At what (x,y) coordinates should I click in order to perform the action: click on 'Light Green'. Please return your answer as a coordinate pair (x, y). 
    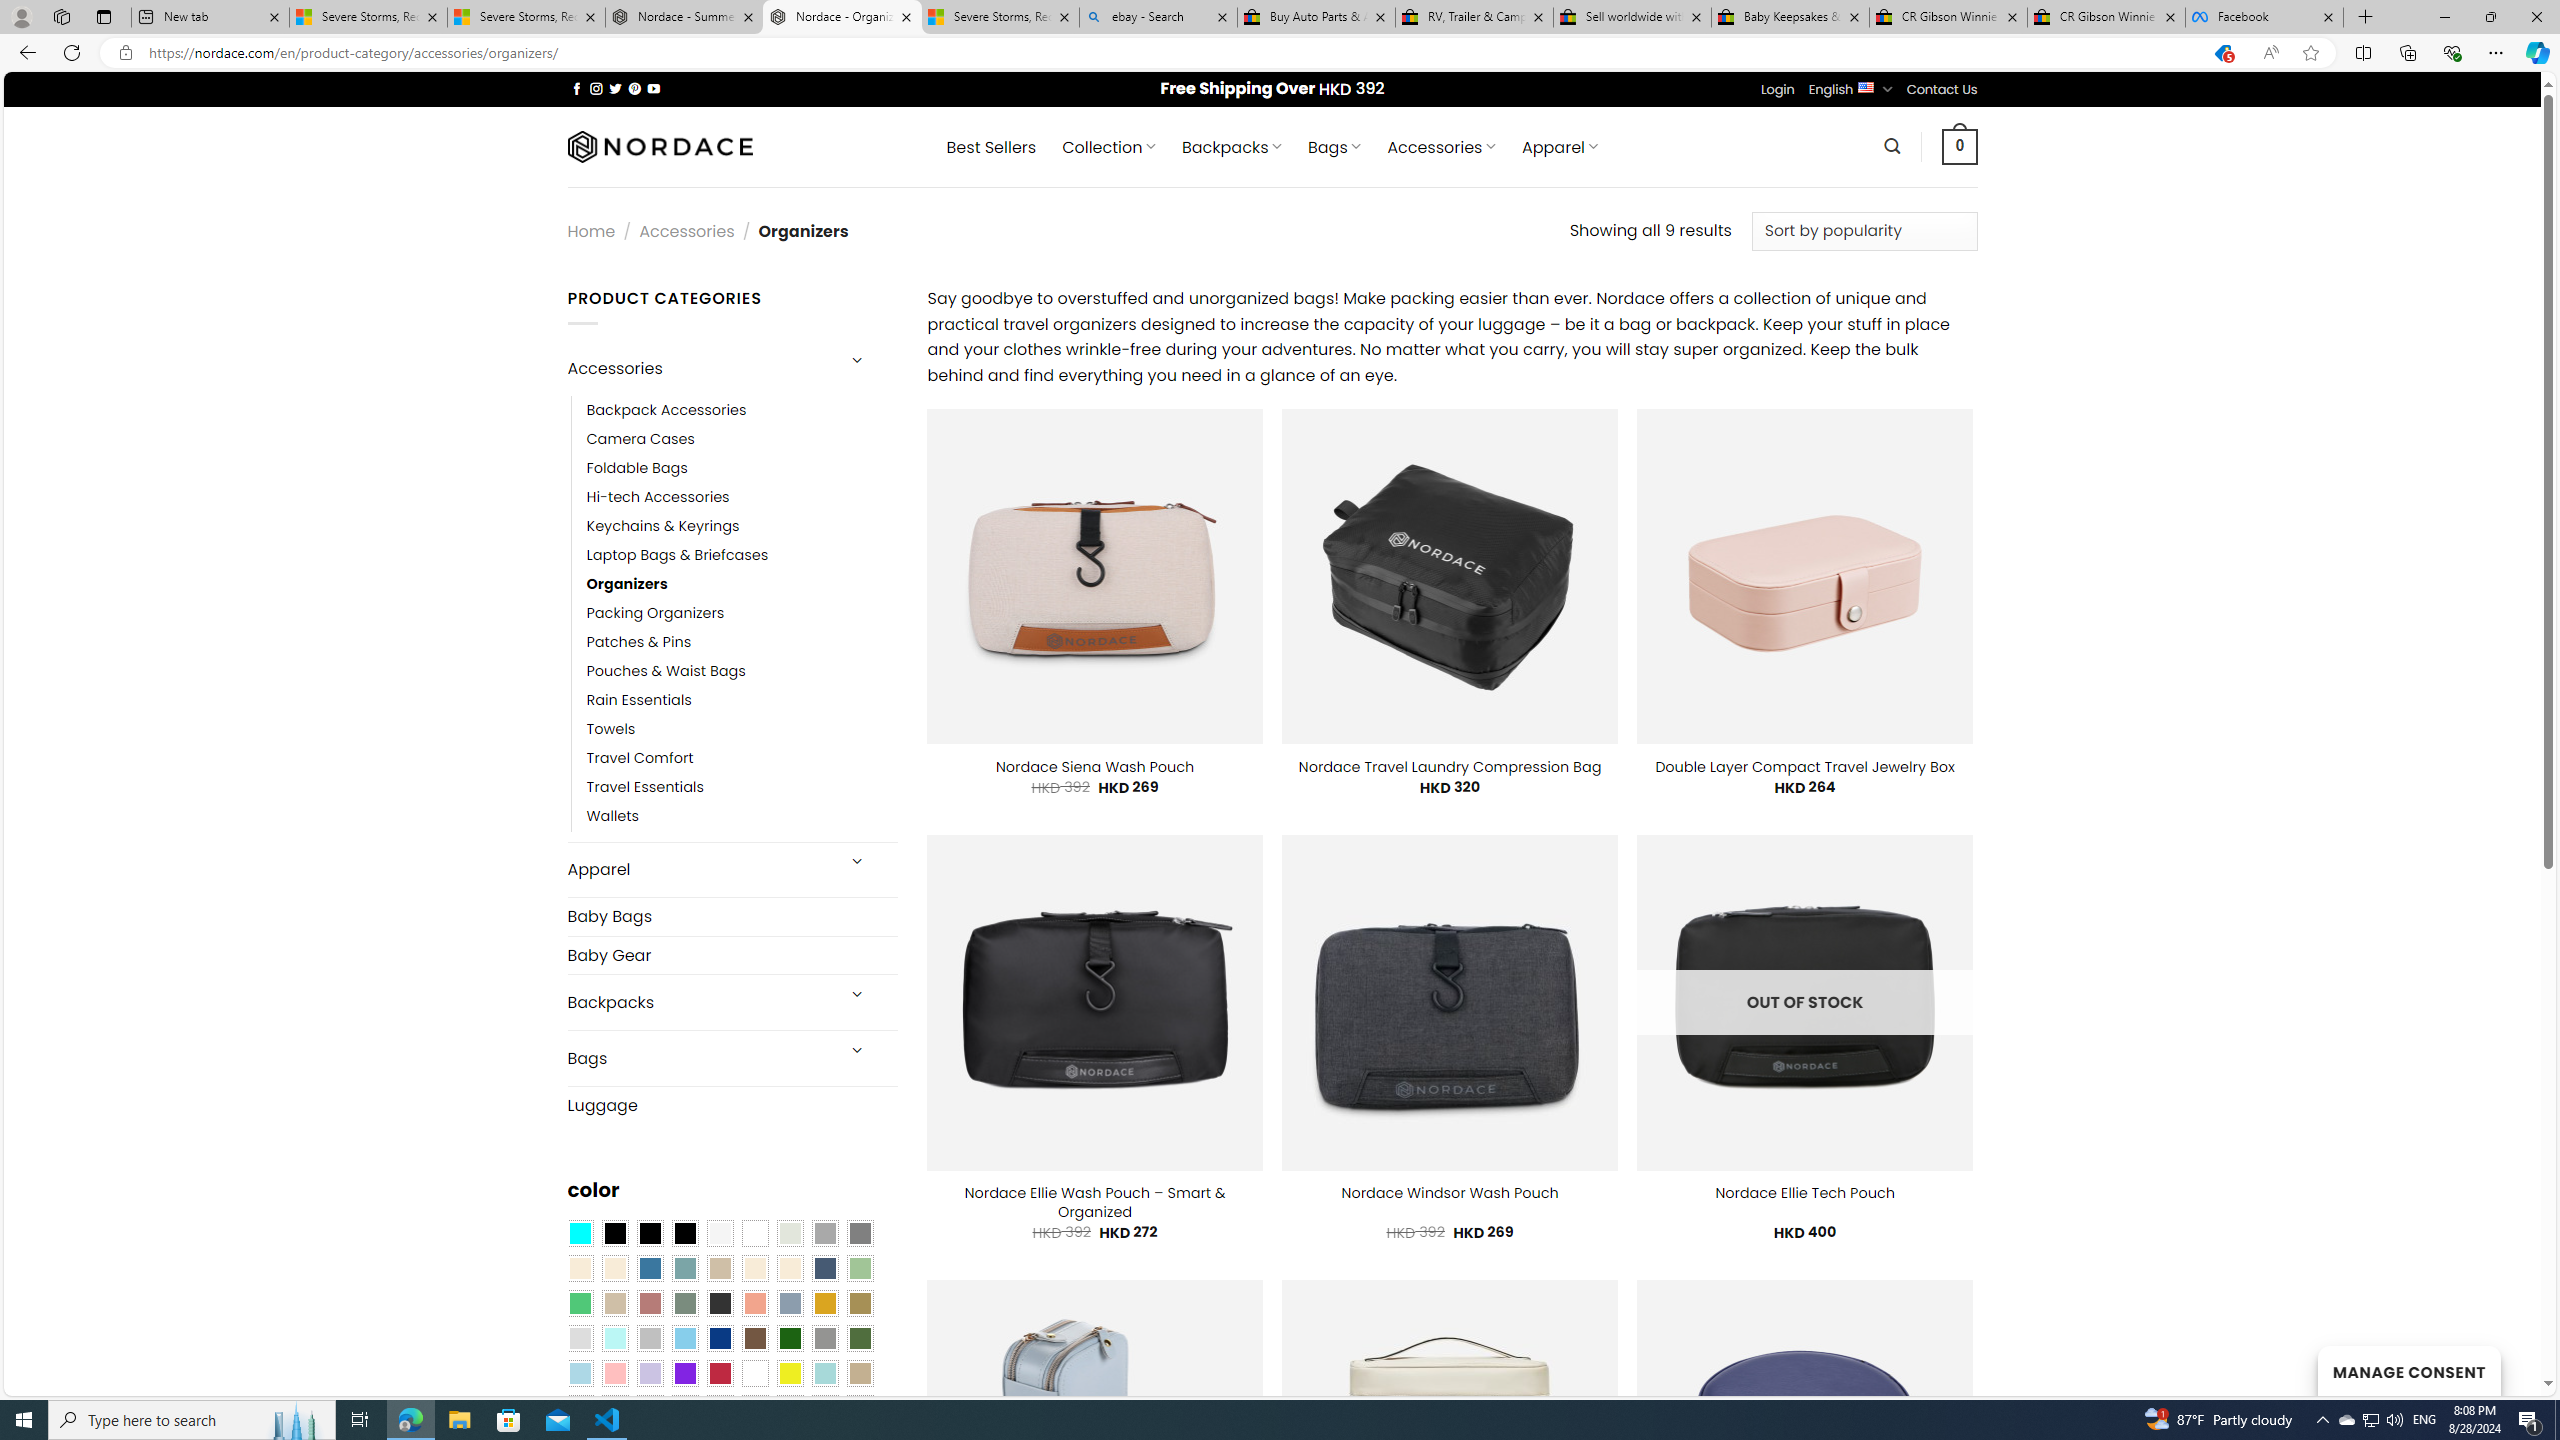
    Looking at the image, I should click on (860, 1267).